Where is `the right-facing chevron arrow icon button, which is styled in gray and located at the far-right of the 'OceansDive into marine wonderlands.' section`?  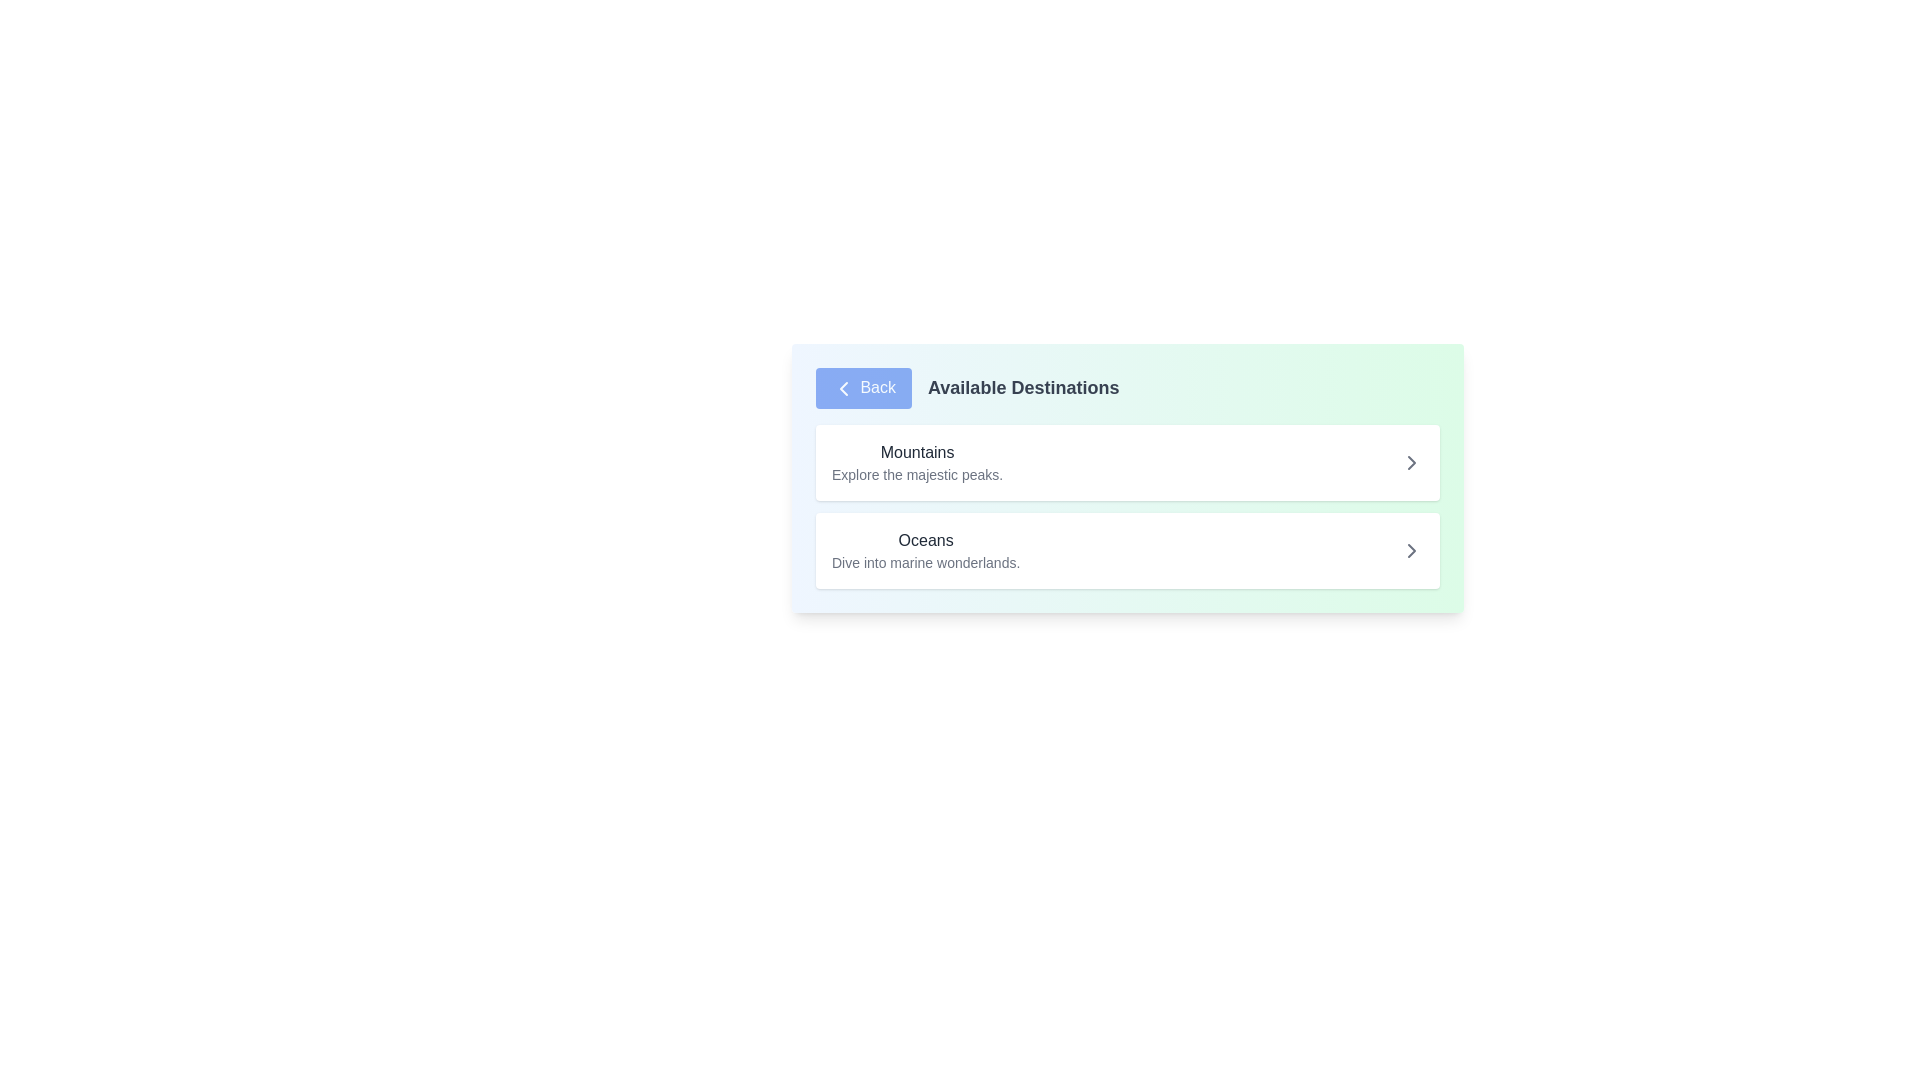 the right-facing chevron arrow icon button, which is styled in gray and located at the far-right of the 'OceansDive into marine wonderlands.' section is located at coordinates (1410, 550).